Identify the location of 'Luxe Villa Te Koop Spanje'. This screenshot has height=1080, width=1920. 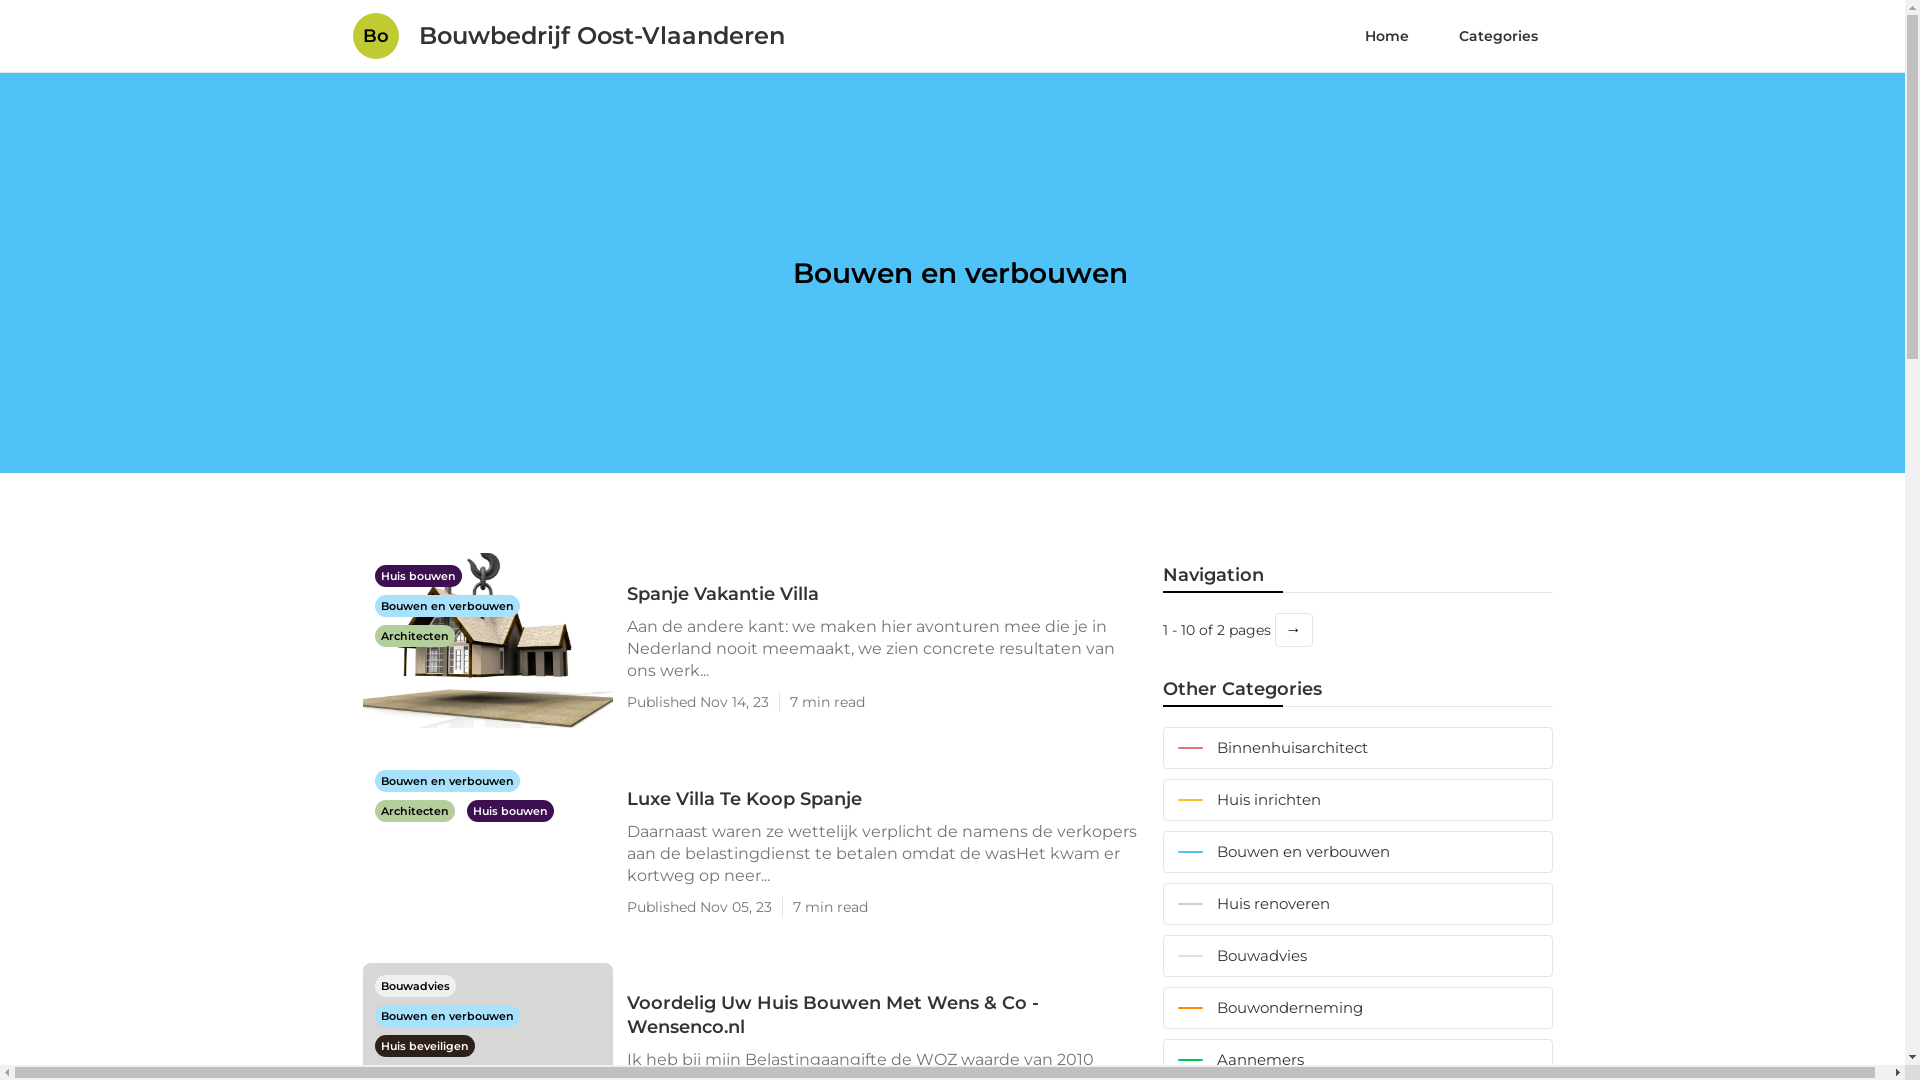
(882, 797).